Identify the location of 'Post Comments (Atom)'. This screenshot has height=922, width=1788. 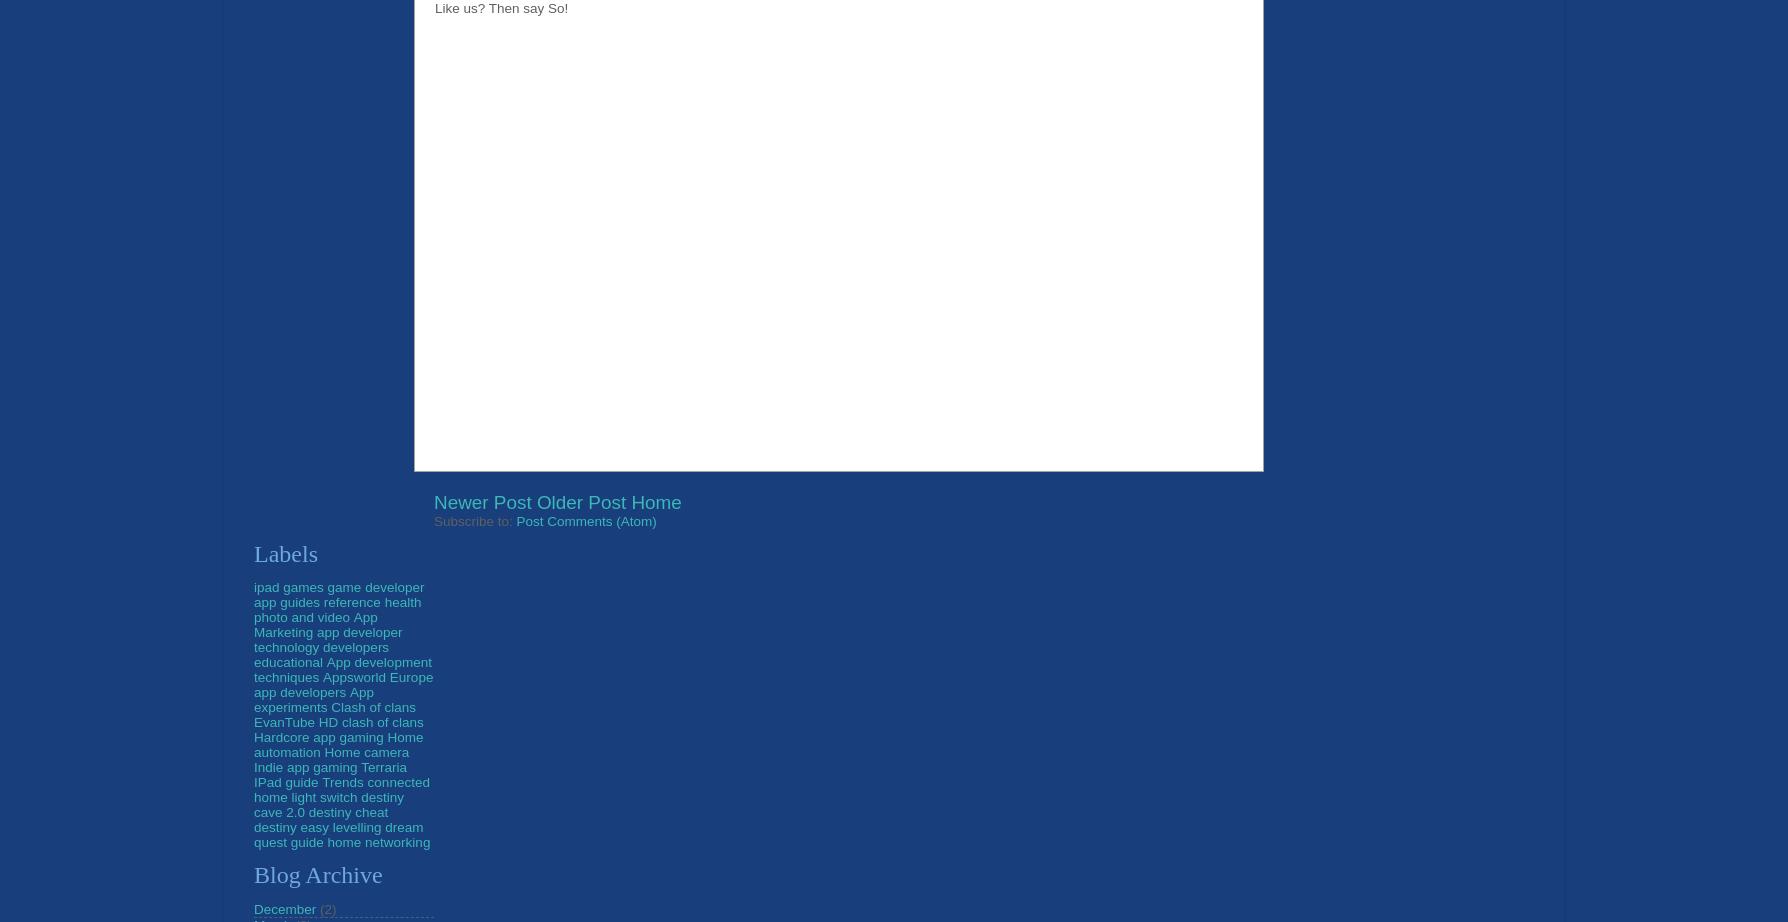
(585, 520).